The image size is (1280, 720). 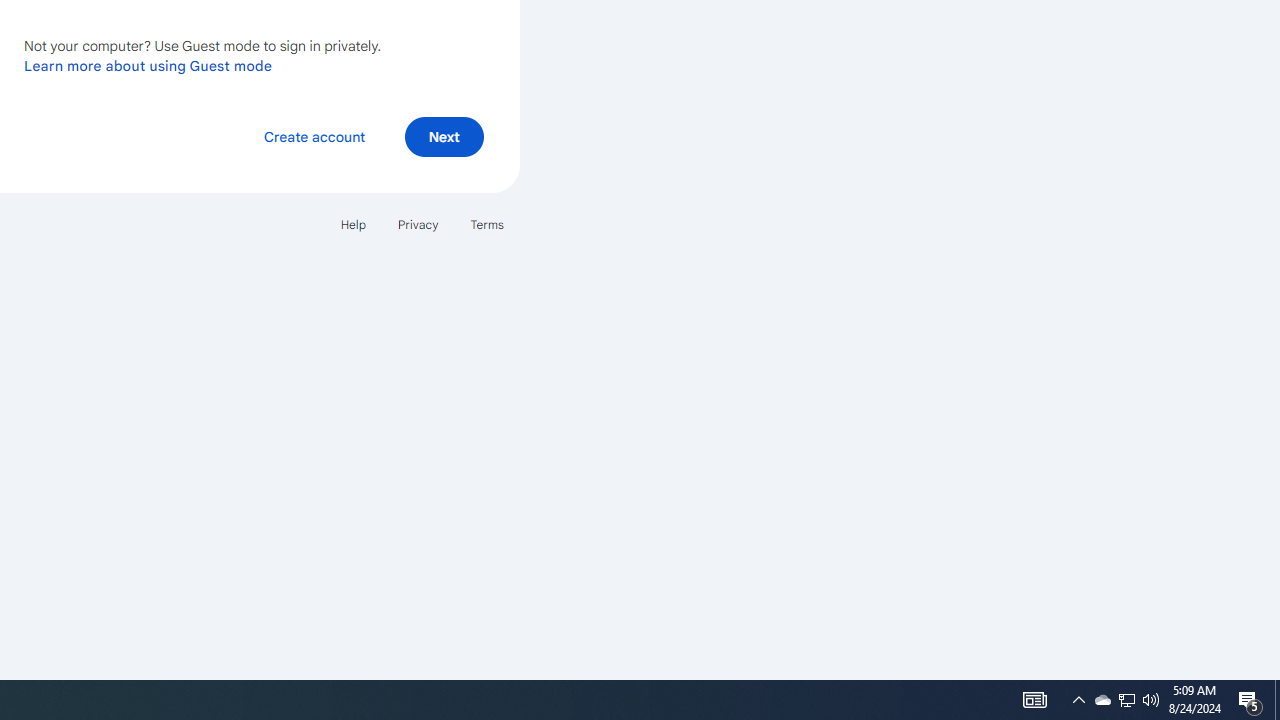 I want to click on 'Learn more about using Guest mode', so click(x=147, y=64).